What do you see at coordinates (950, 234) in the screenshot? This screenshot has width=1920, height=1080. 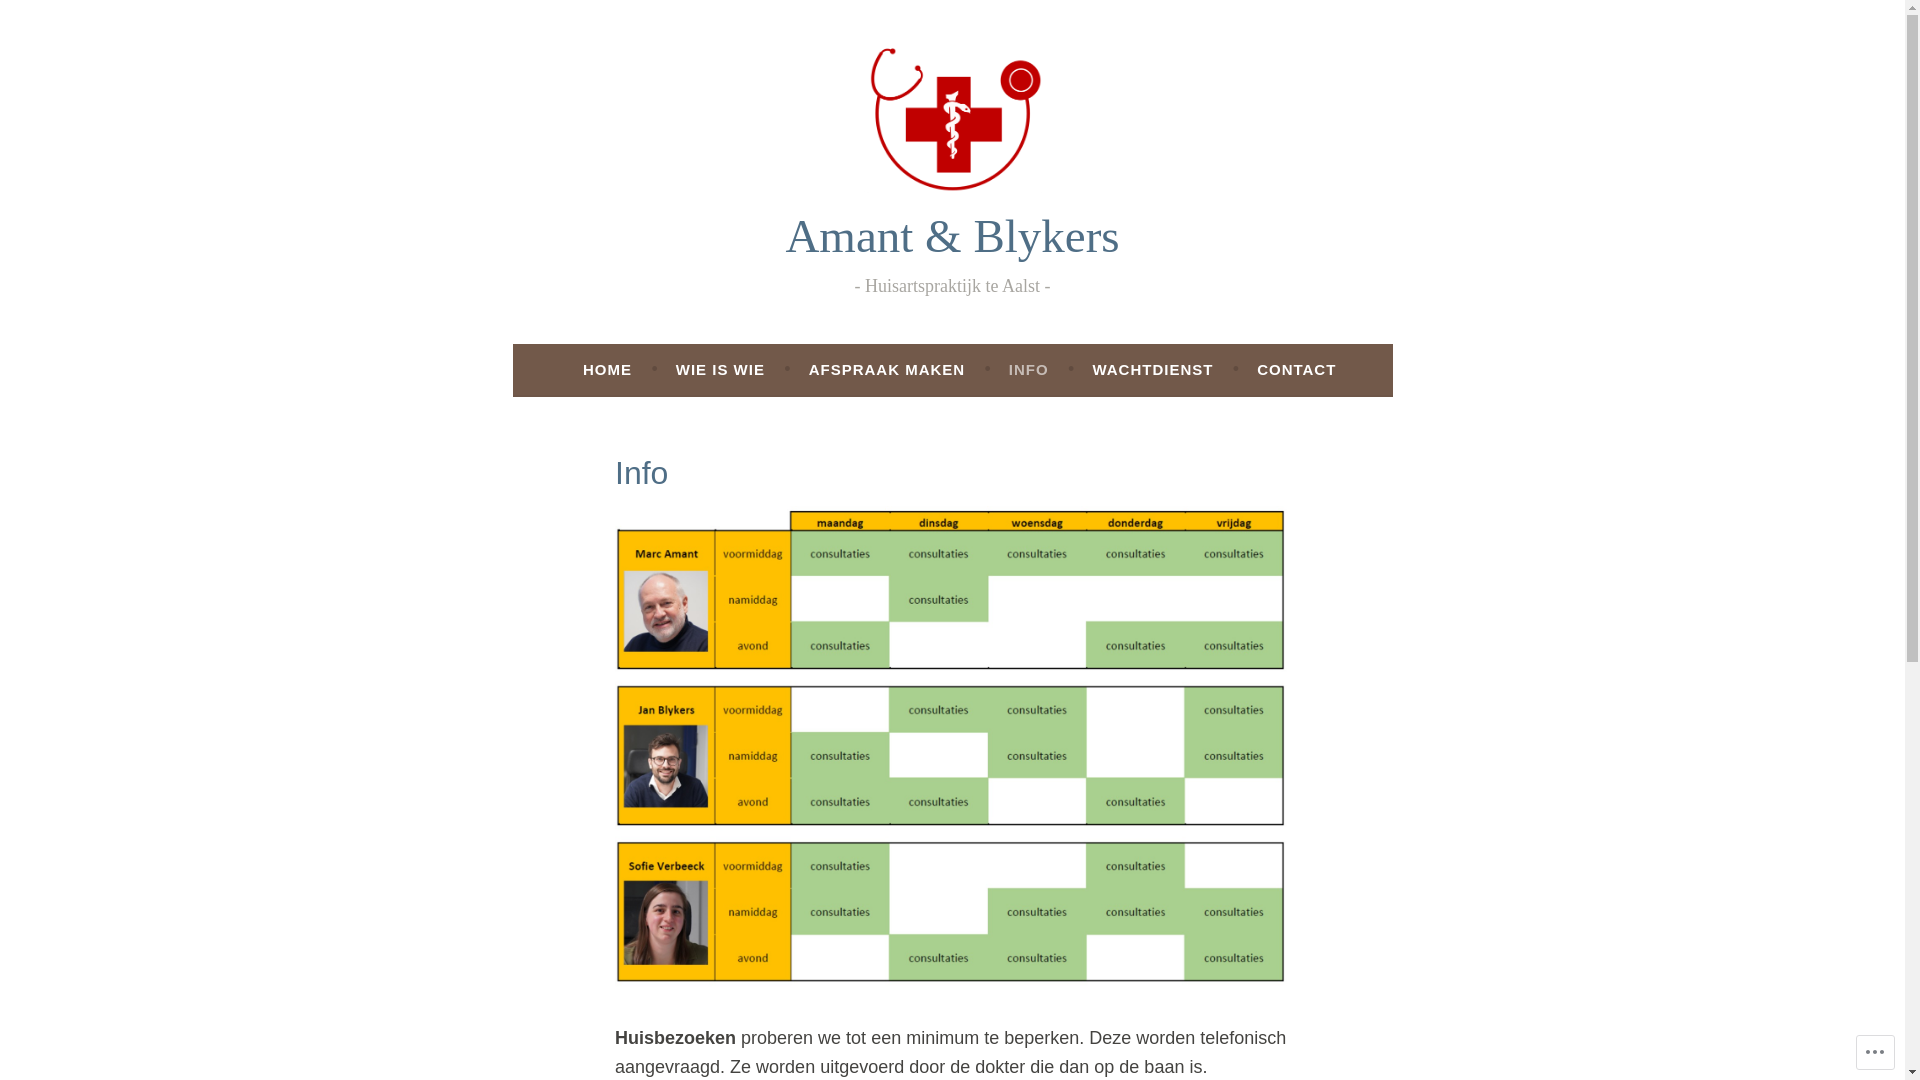 I see `'Amant & Blykers'` at bounding box center [950, 234].